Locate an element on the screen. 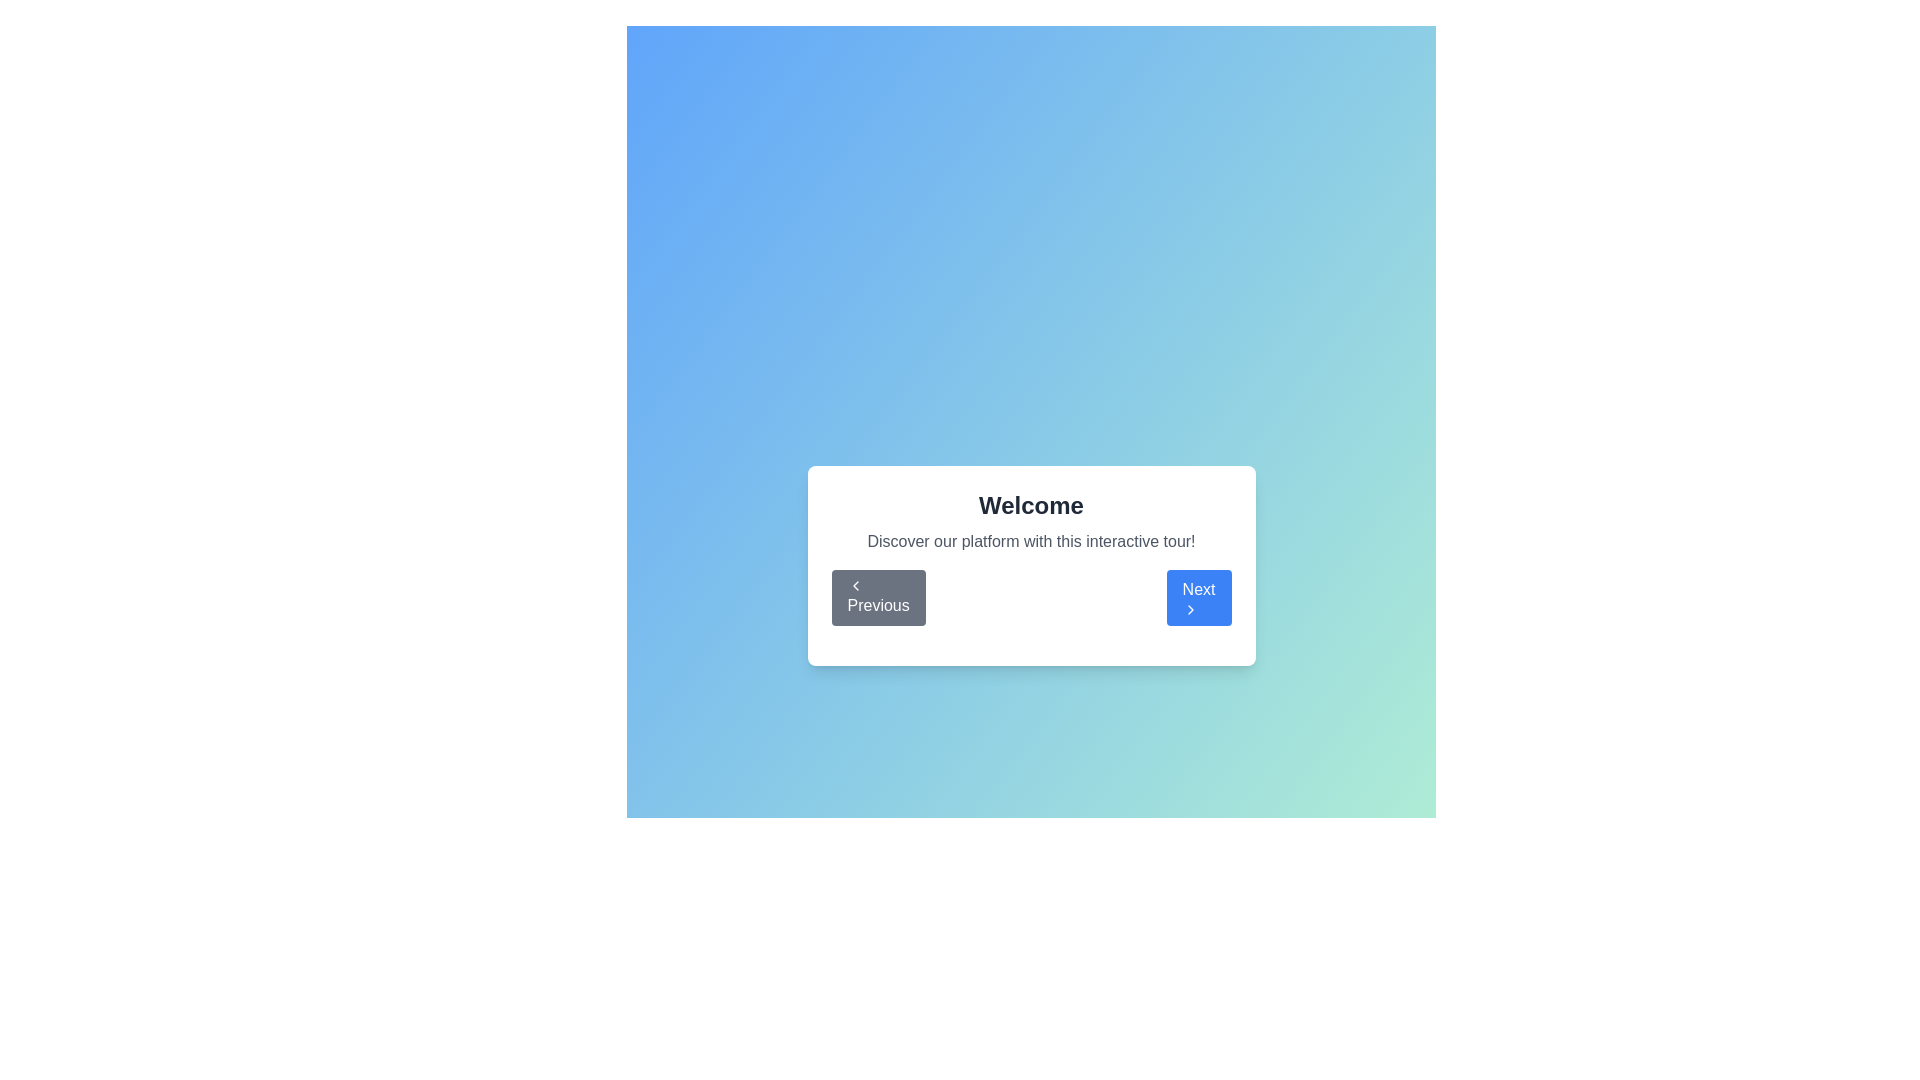  the descriptive guidance text element located below the 'Welcome' heading in the upper-middle section of the dialogue box is located at coordinates (1031, 542).